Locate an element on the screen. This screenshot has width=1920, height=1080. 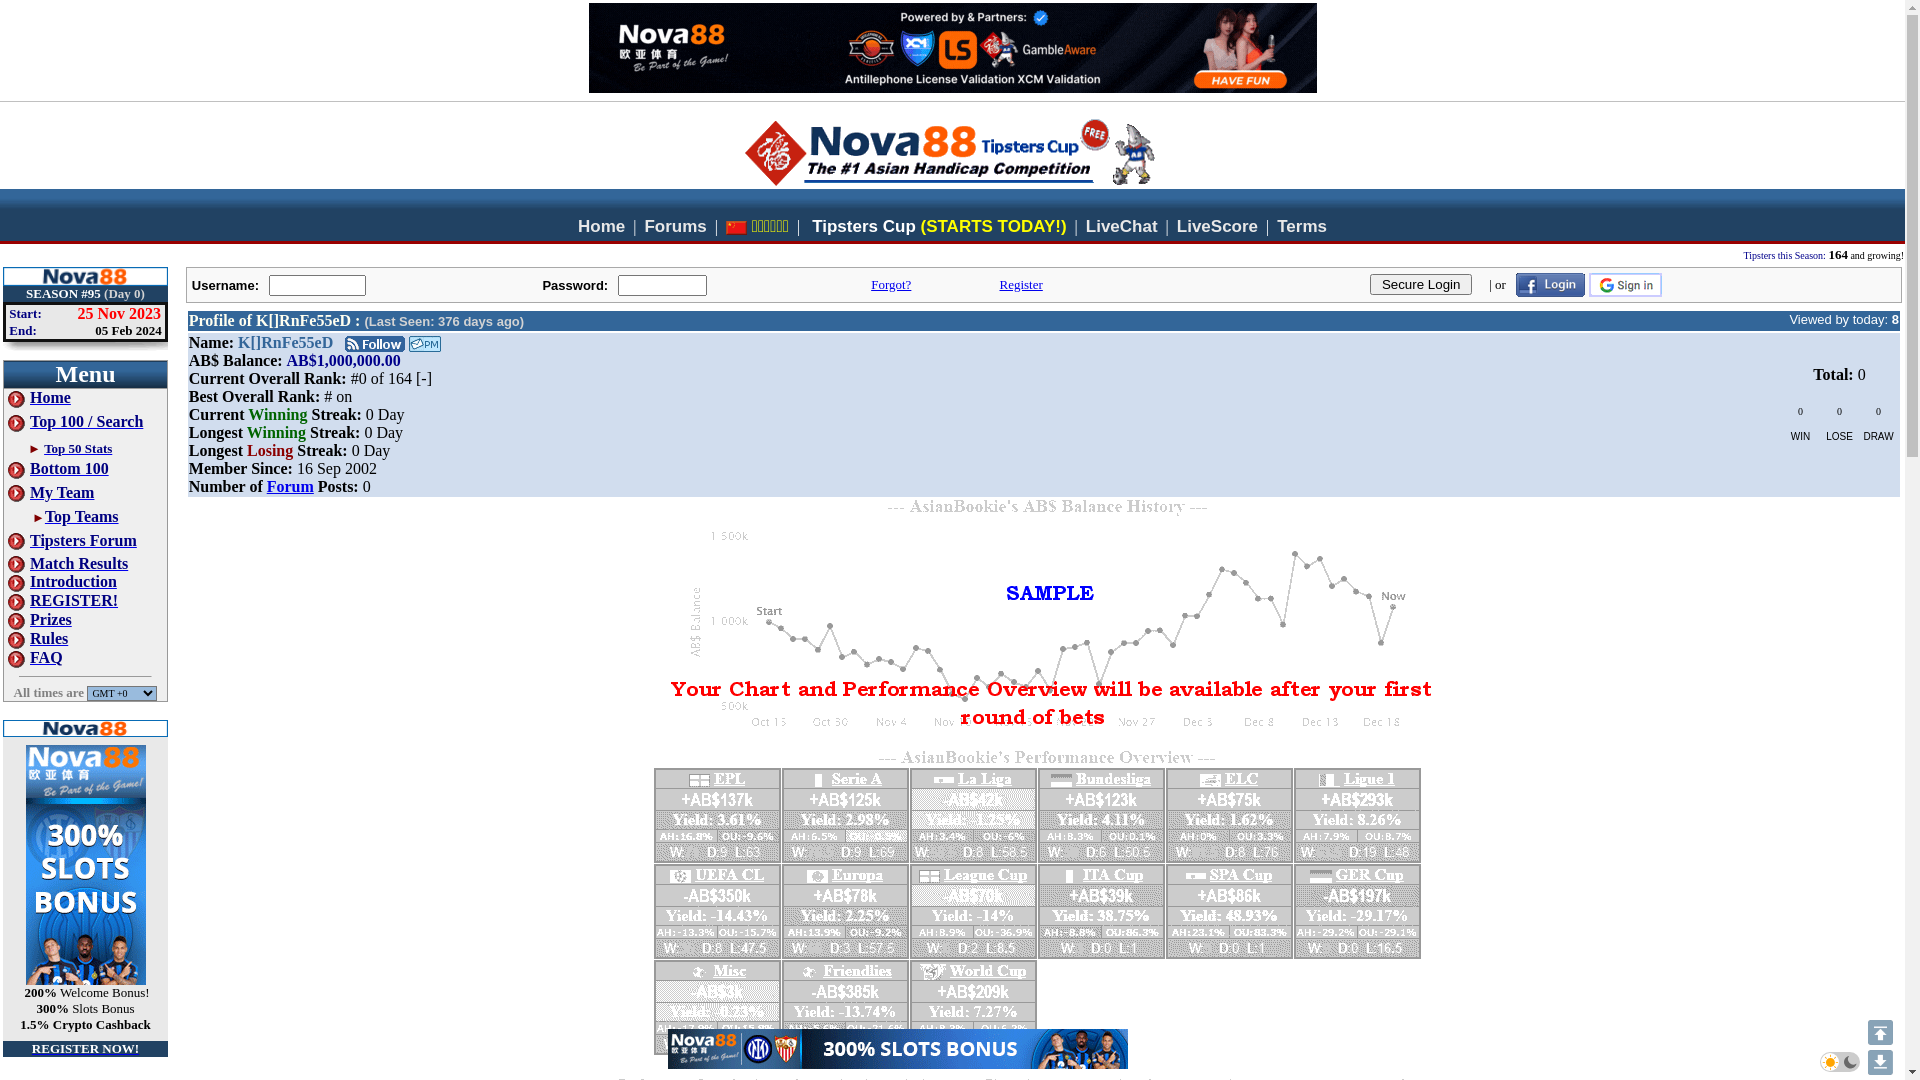
'Register' is located at coordinates (1020, 283).